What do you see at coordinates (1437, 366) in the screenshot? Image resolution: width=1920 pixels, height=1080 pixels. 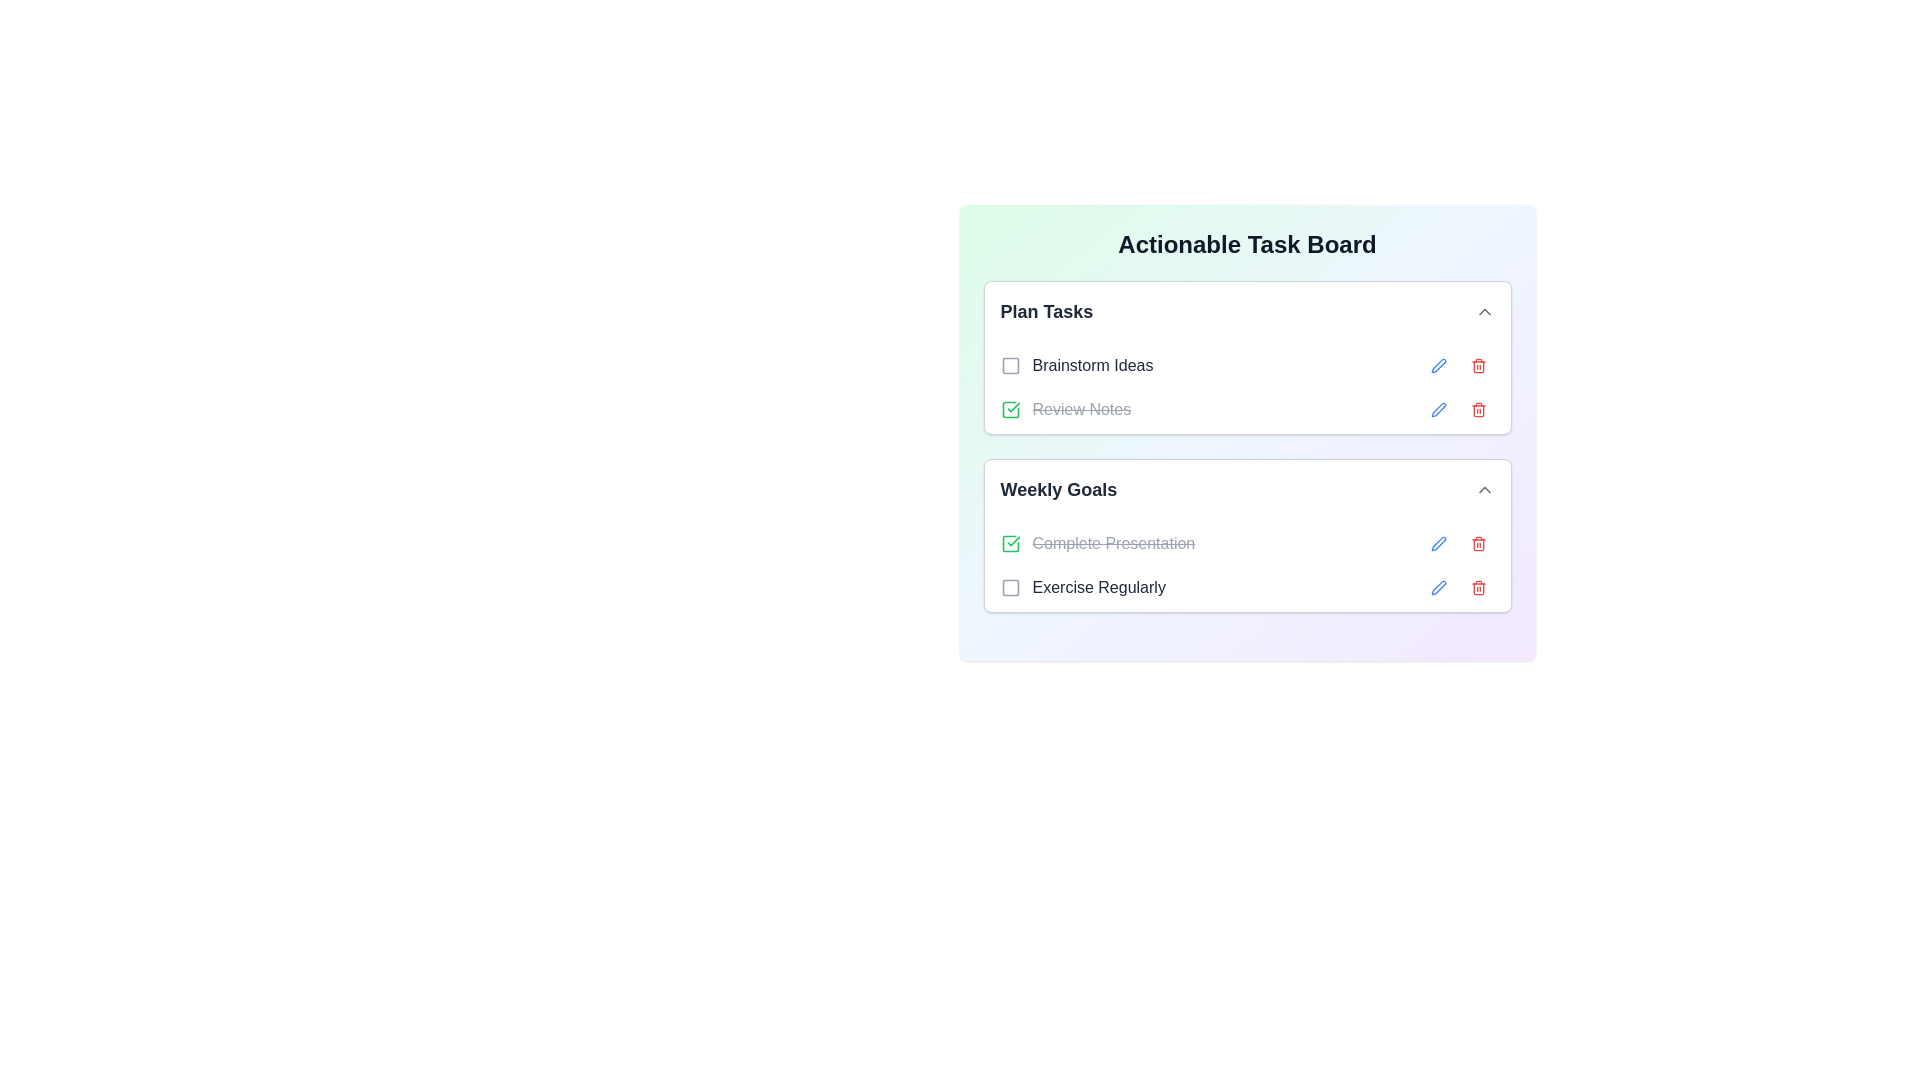 I see `the 'Edit' icon button located at the top-right corner of the 'Review Notes' item row in the task list` at bounding box center [1437, 366].